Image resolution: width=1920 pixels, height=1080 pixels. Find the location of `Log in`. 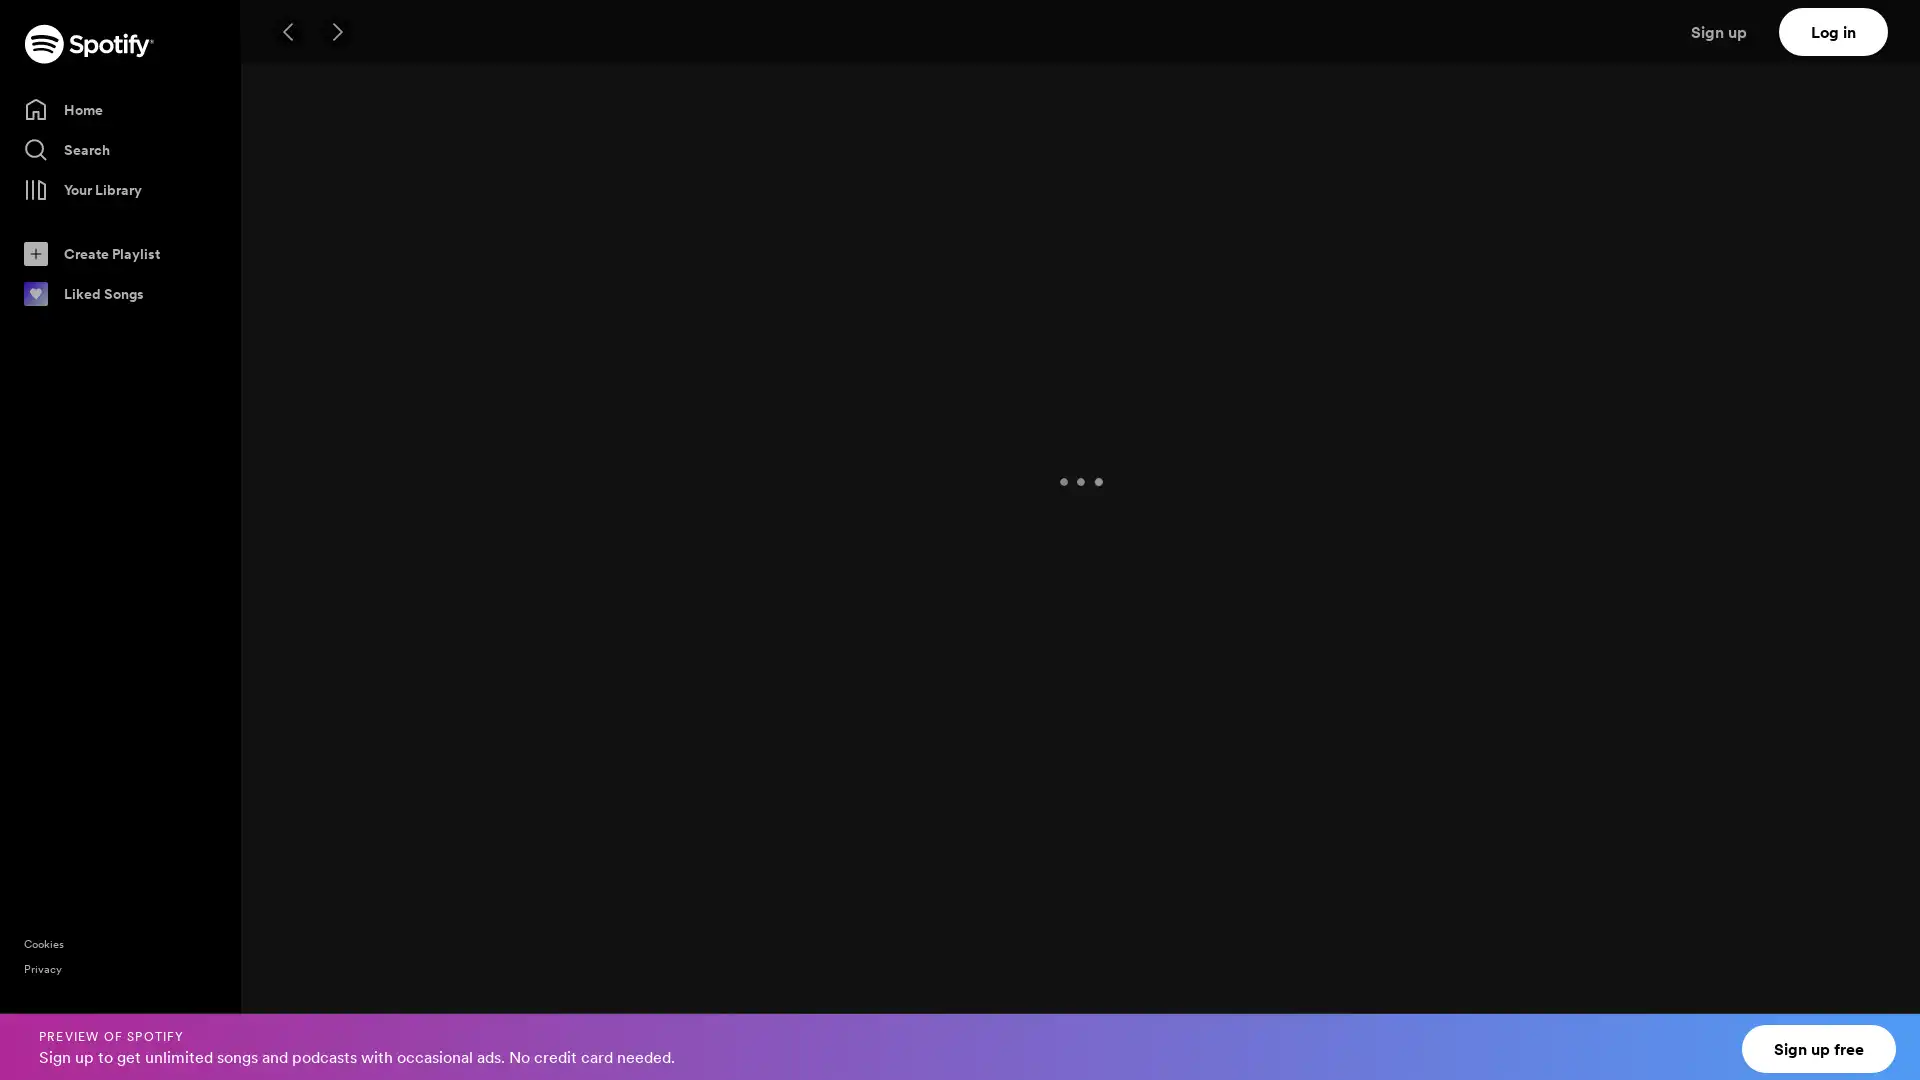

Log in is located at coordinates (1833, 31).